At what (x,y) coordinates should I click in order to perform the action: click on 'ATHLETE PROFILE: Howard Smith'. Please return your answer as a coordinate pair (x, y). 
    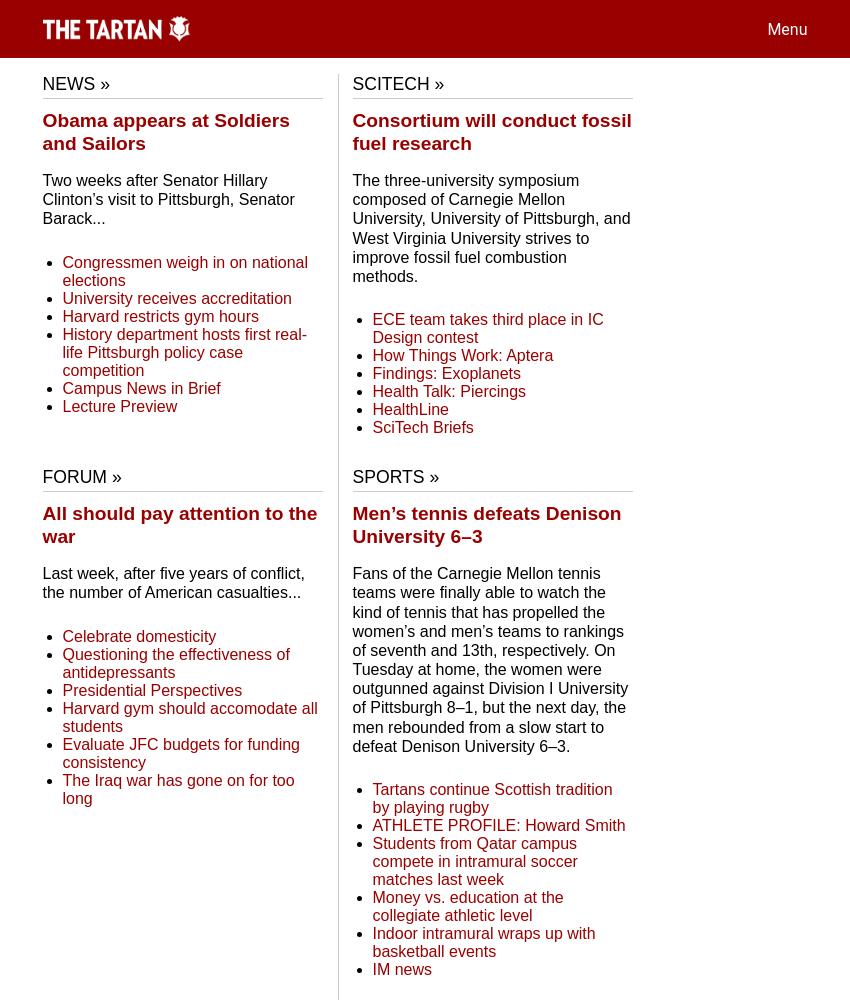
    Looking at the image, I should click on (498, 824).